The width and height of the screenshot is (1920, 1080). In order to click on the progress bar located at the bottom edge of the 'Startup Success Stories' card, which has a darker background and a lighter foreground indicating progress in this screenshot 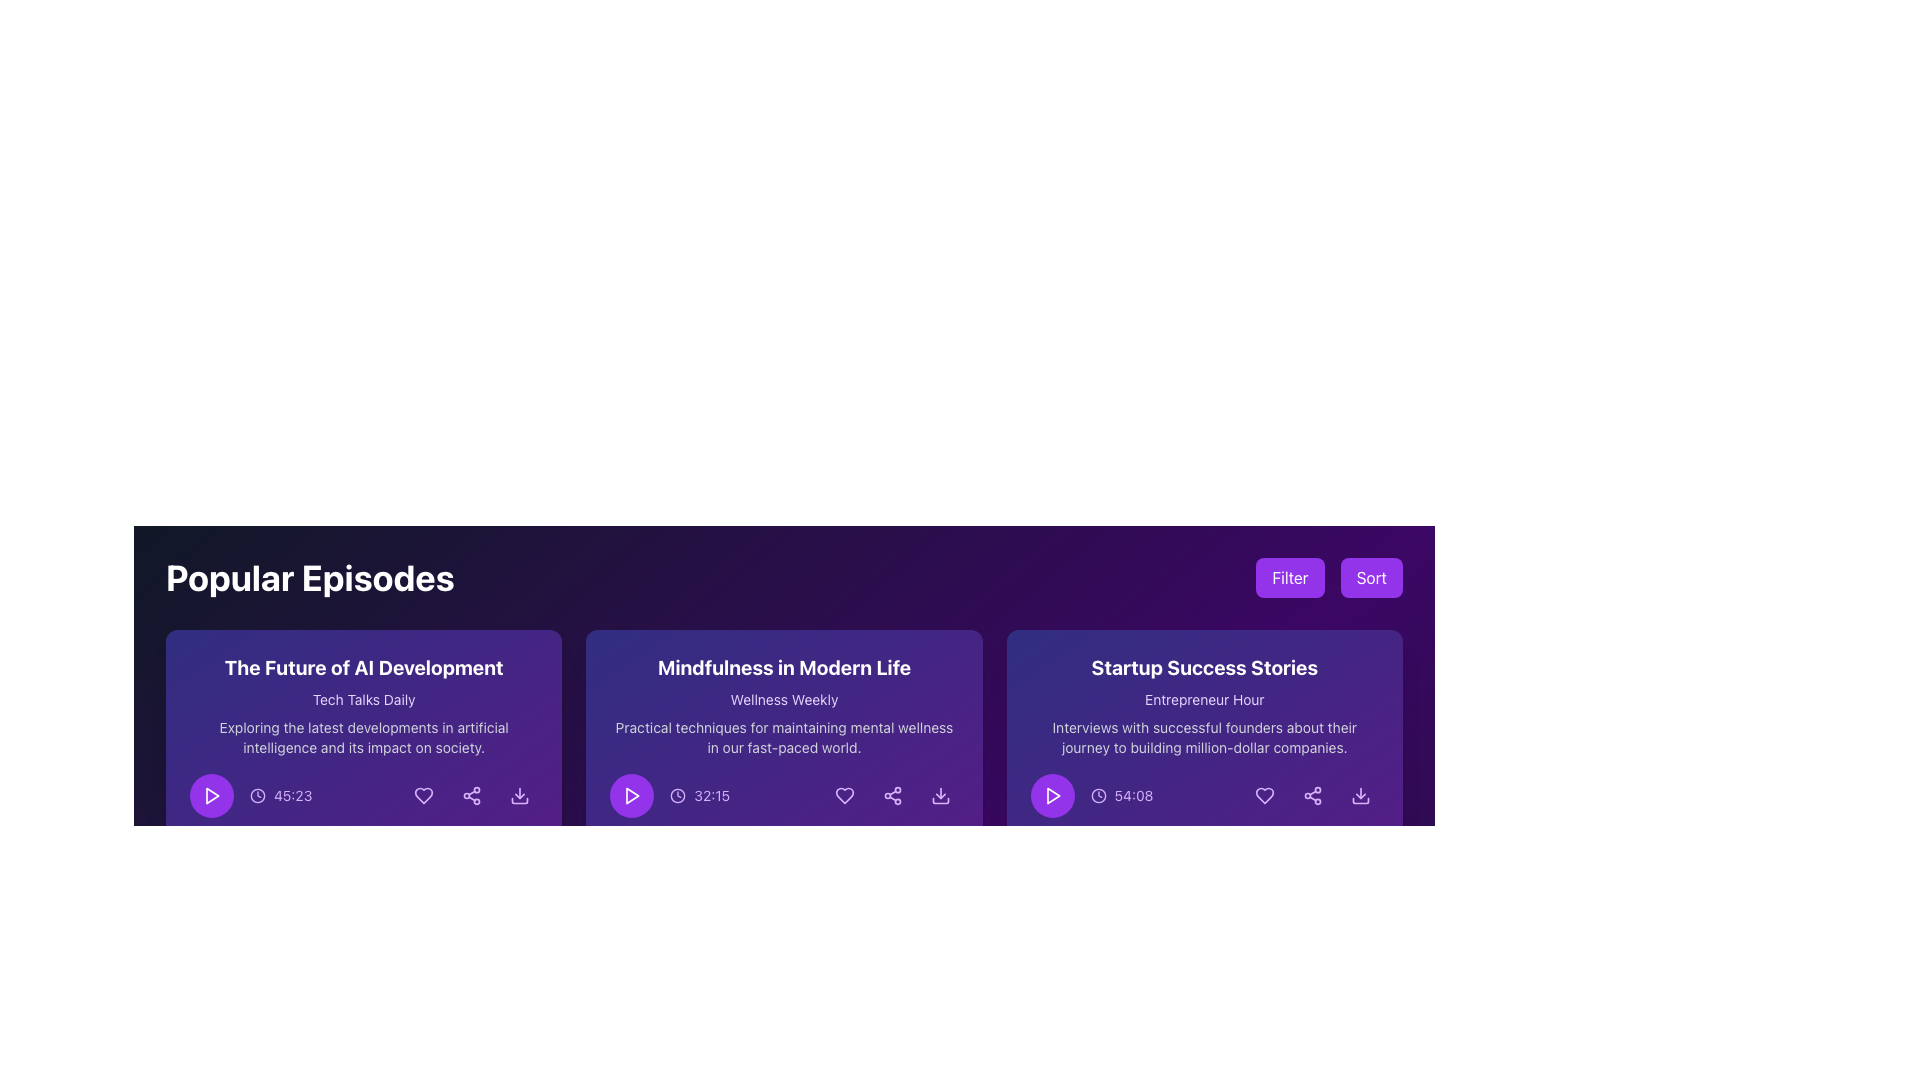, I will do `click(1203, 837)`.